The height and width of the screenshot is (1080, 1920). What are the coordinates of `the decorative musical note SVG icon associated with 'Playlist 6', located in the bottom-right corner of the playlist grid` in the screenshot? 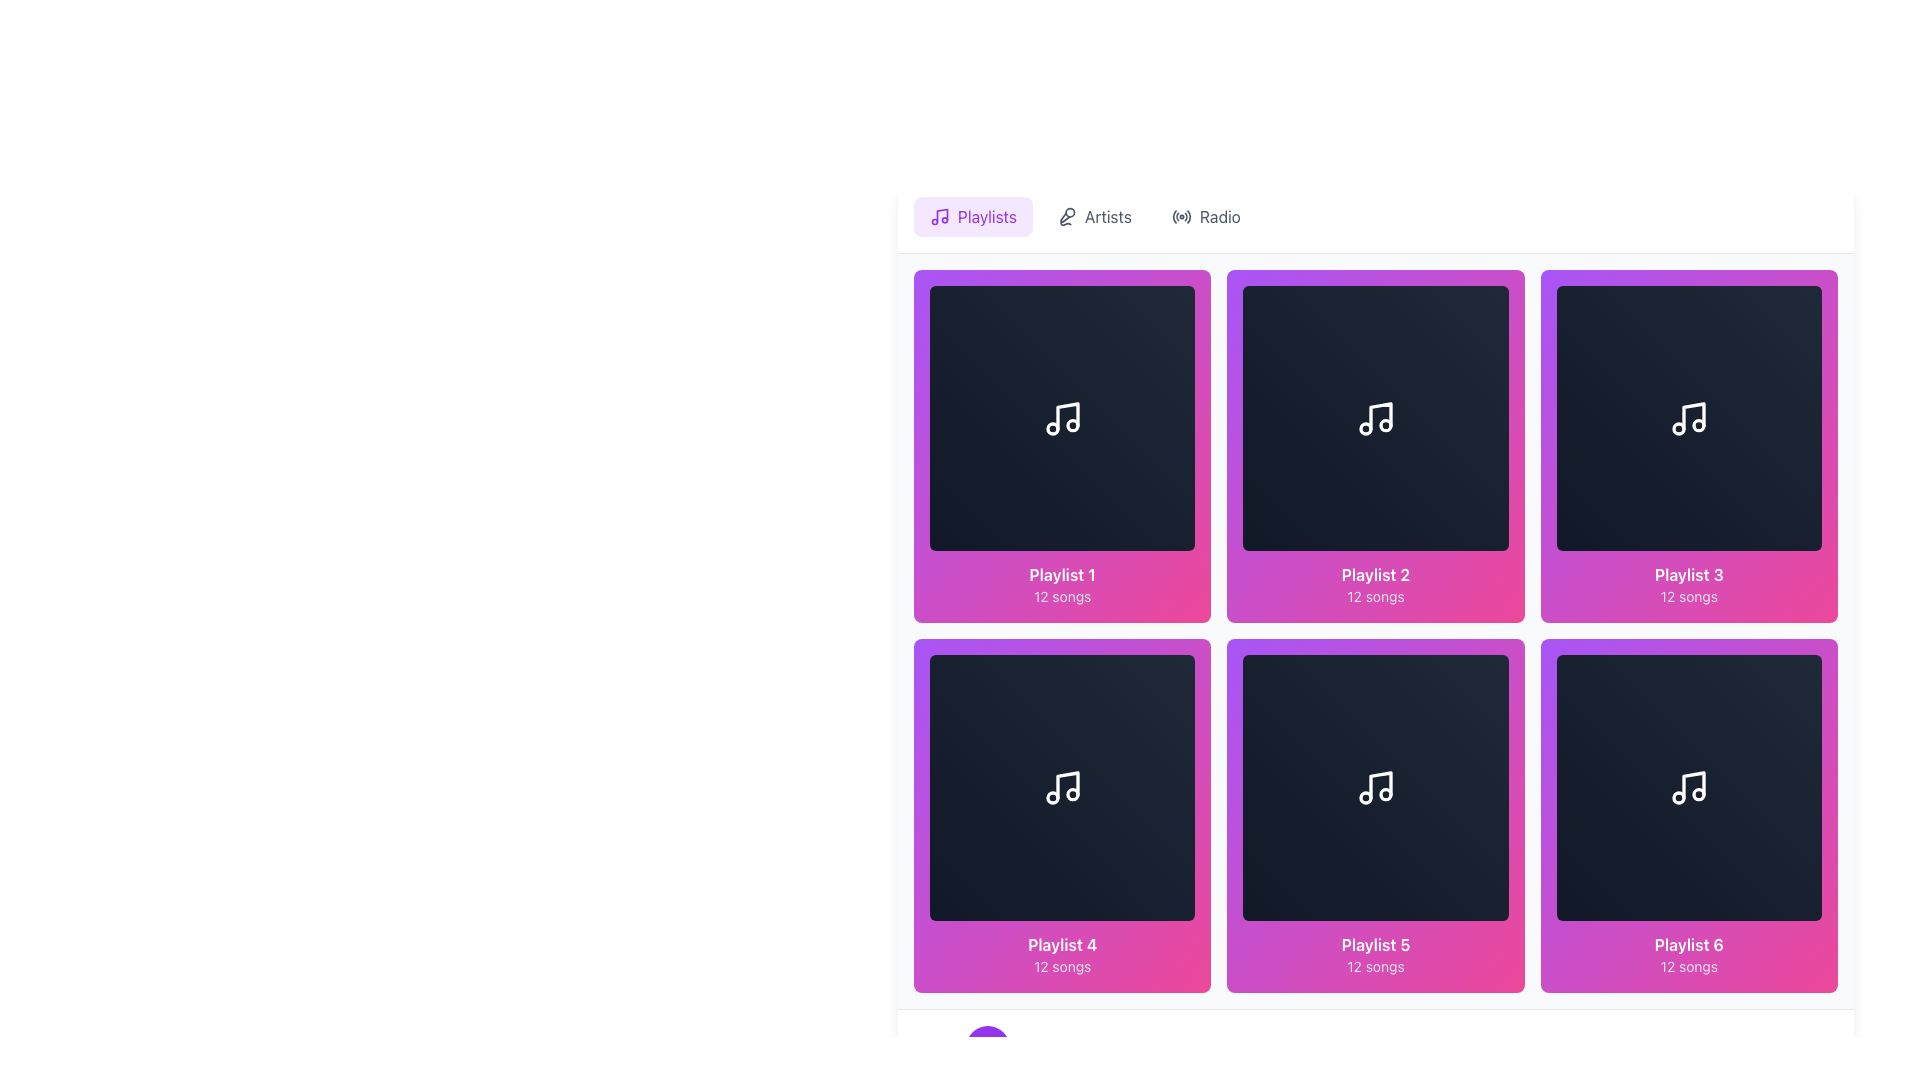 It's located at (1688, 786).